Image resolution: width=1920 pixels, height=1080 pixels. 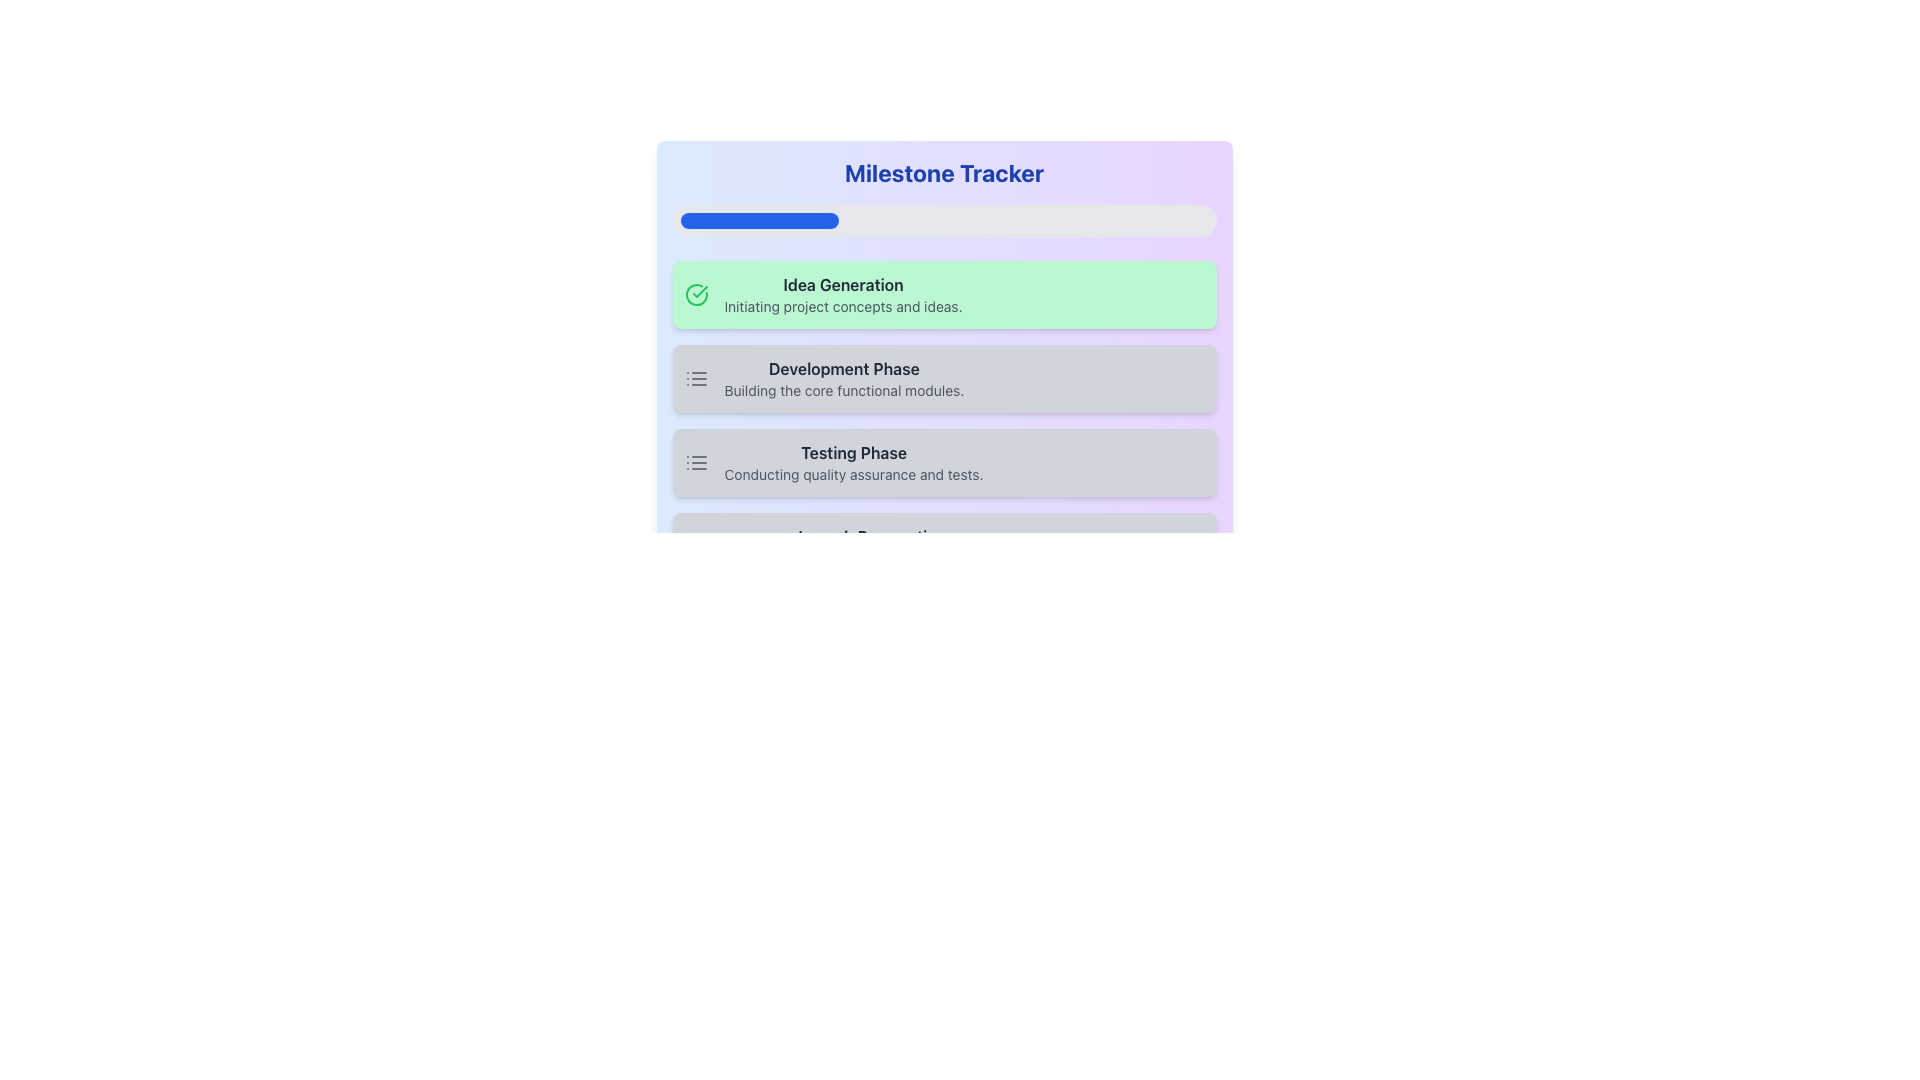 What do you see at coordinates (843, 294) in the screenshot?
I see `the details of the Content Box titled 'Idea Generation', which is located at the top of the section under 'Milestone Tracker'` at bounding box center [843, 294].